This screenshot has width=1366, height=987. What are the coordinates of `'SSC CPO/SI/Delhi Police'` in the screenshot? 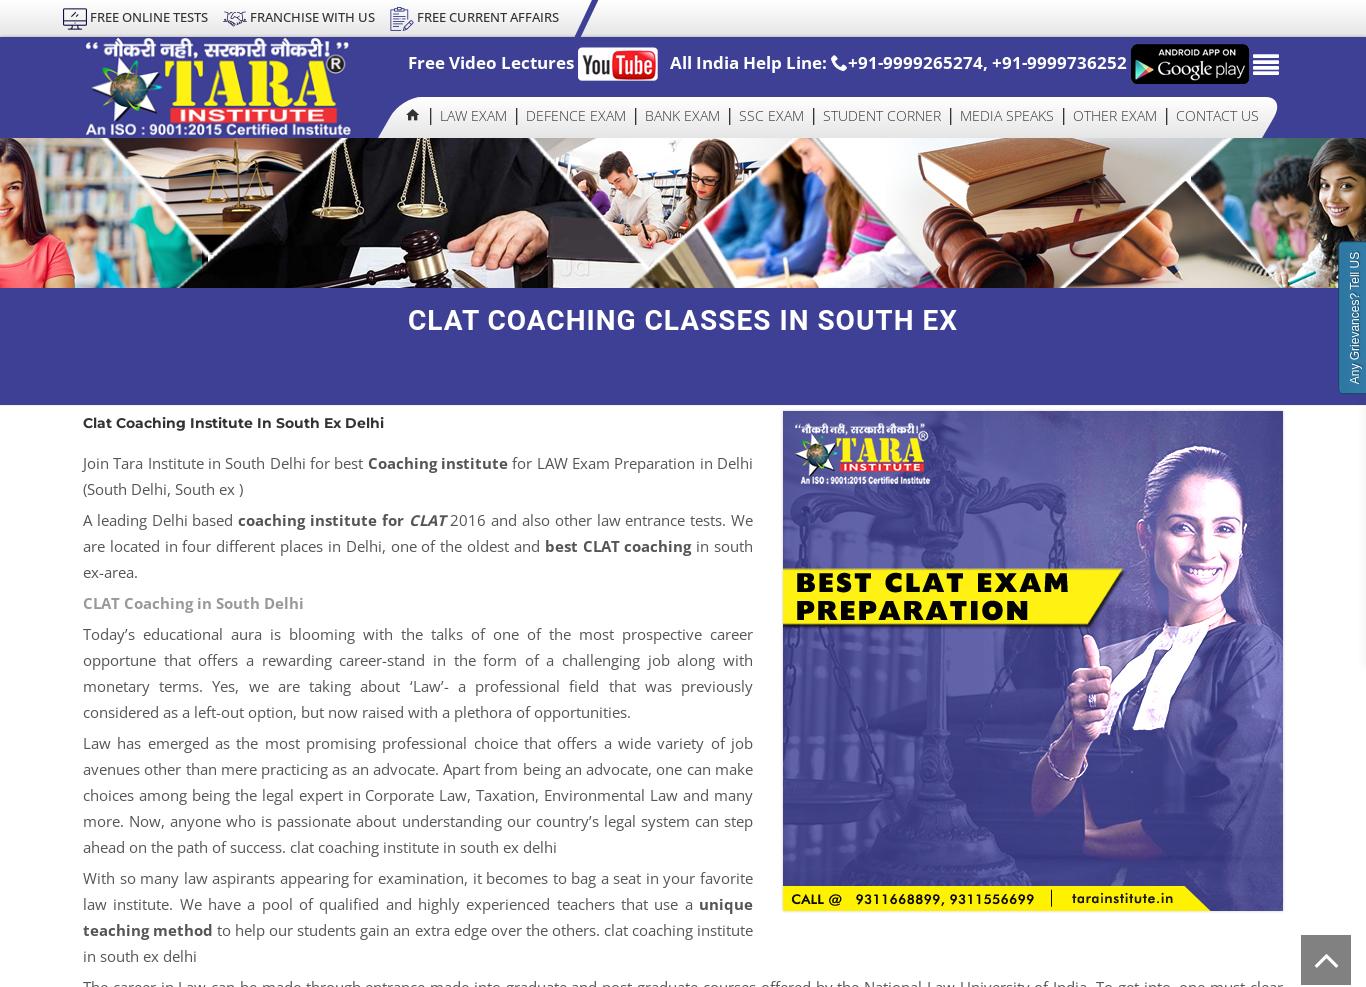 It's located at (824, 344).